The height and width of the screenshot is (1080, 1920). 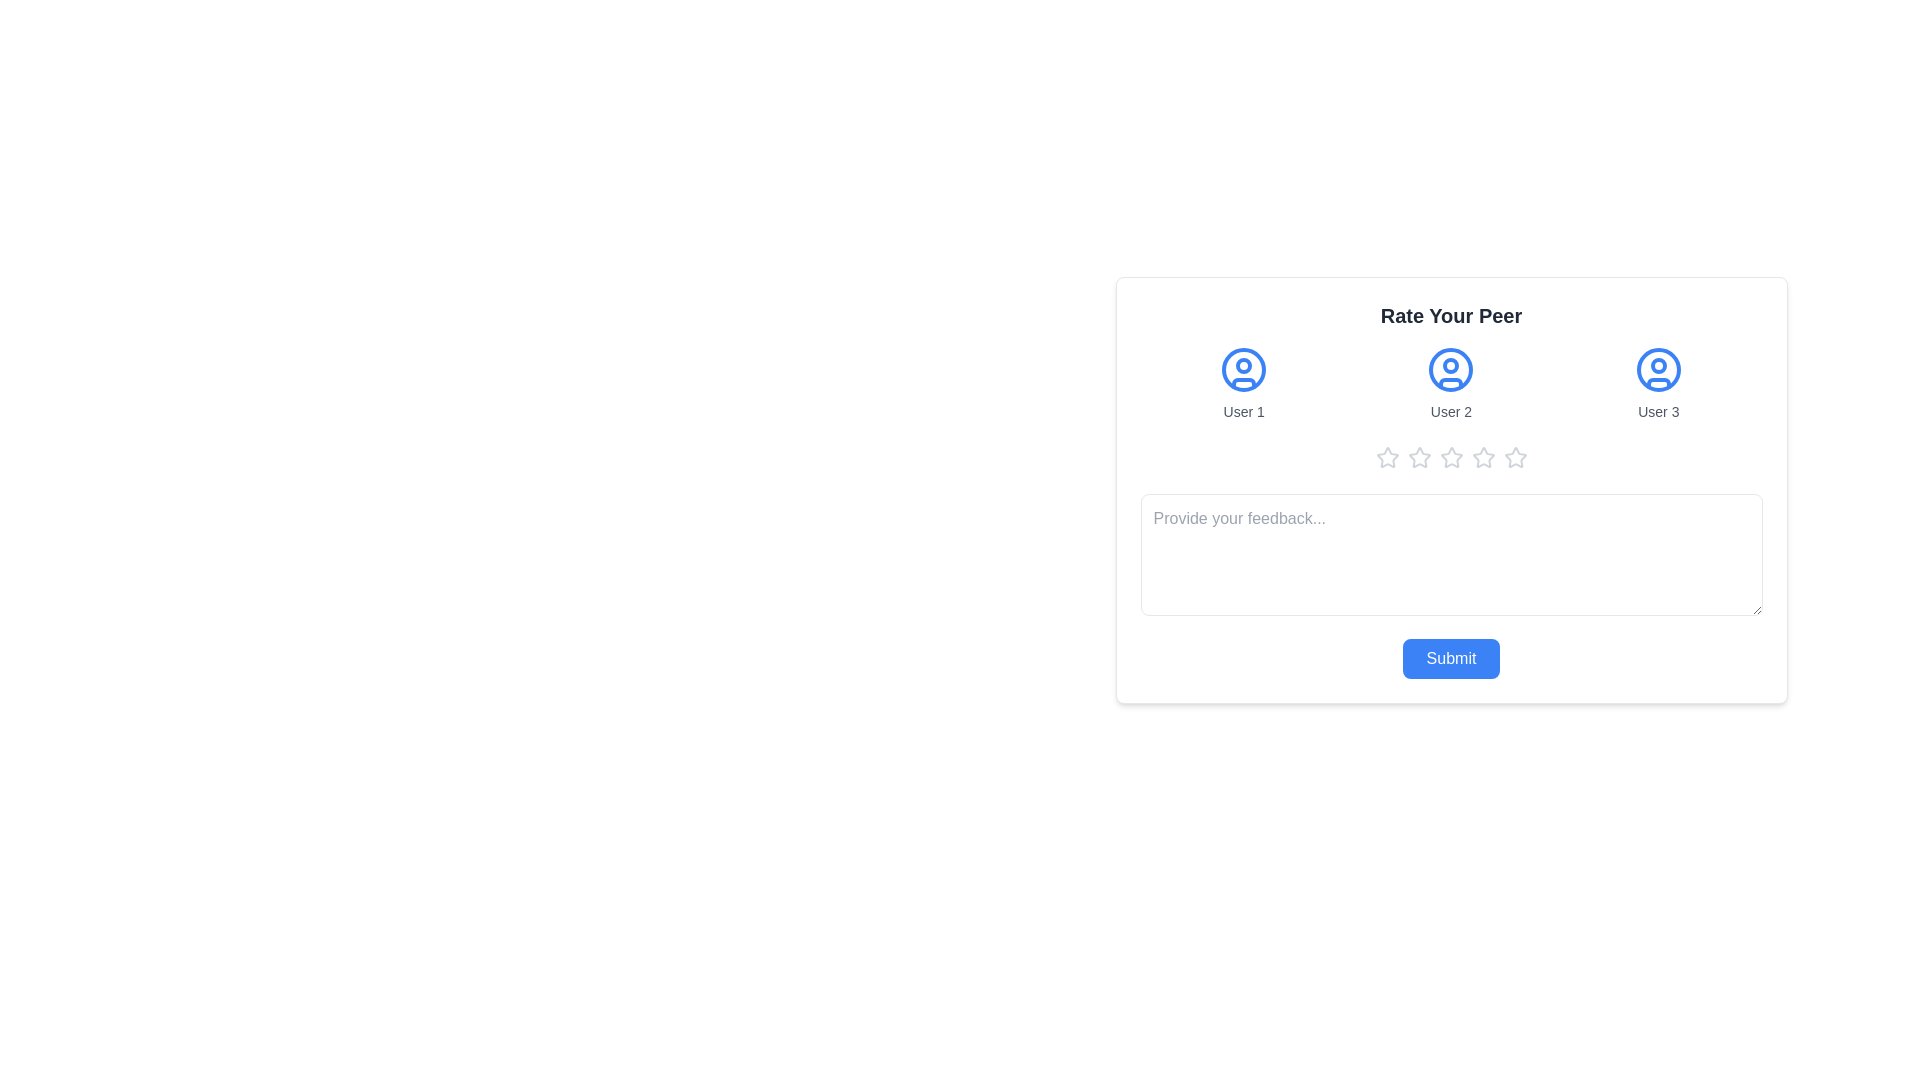 I want to click on the submit button to submit the feedback, so click(x=1451, y=659).